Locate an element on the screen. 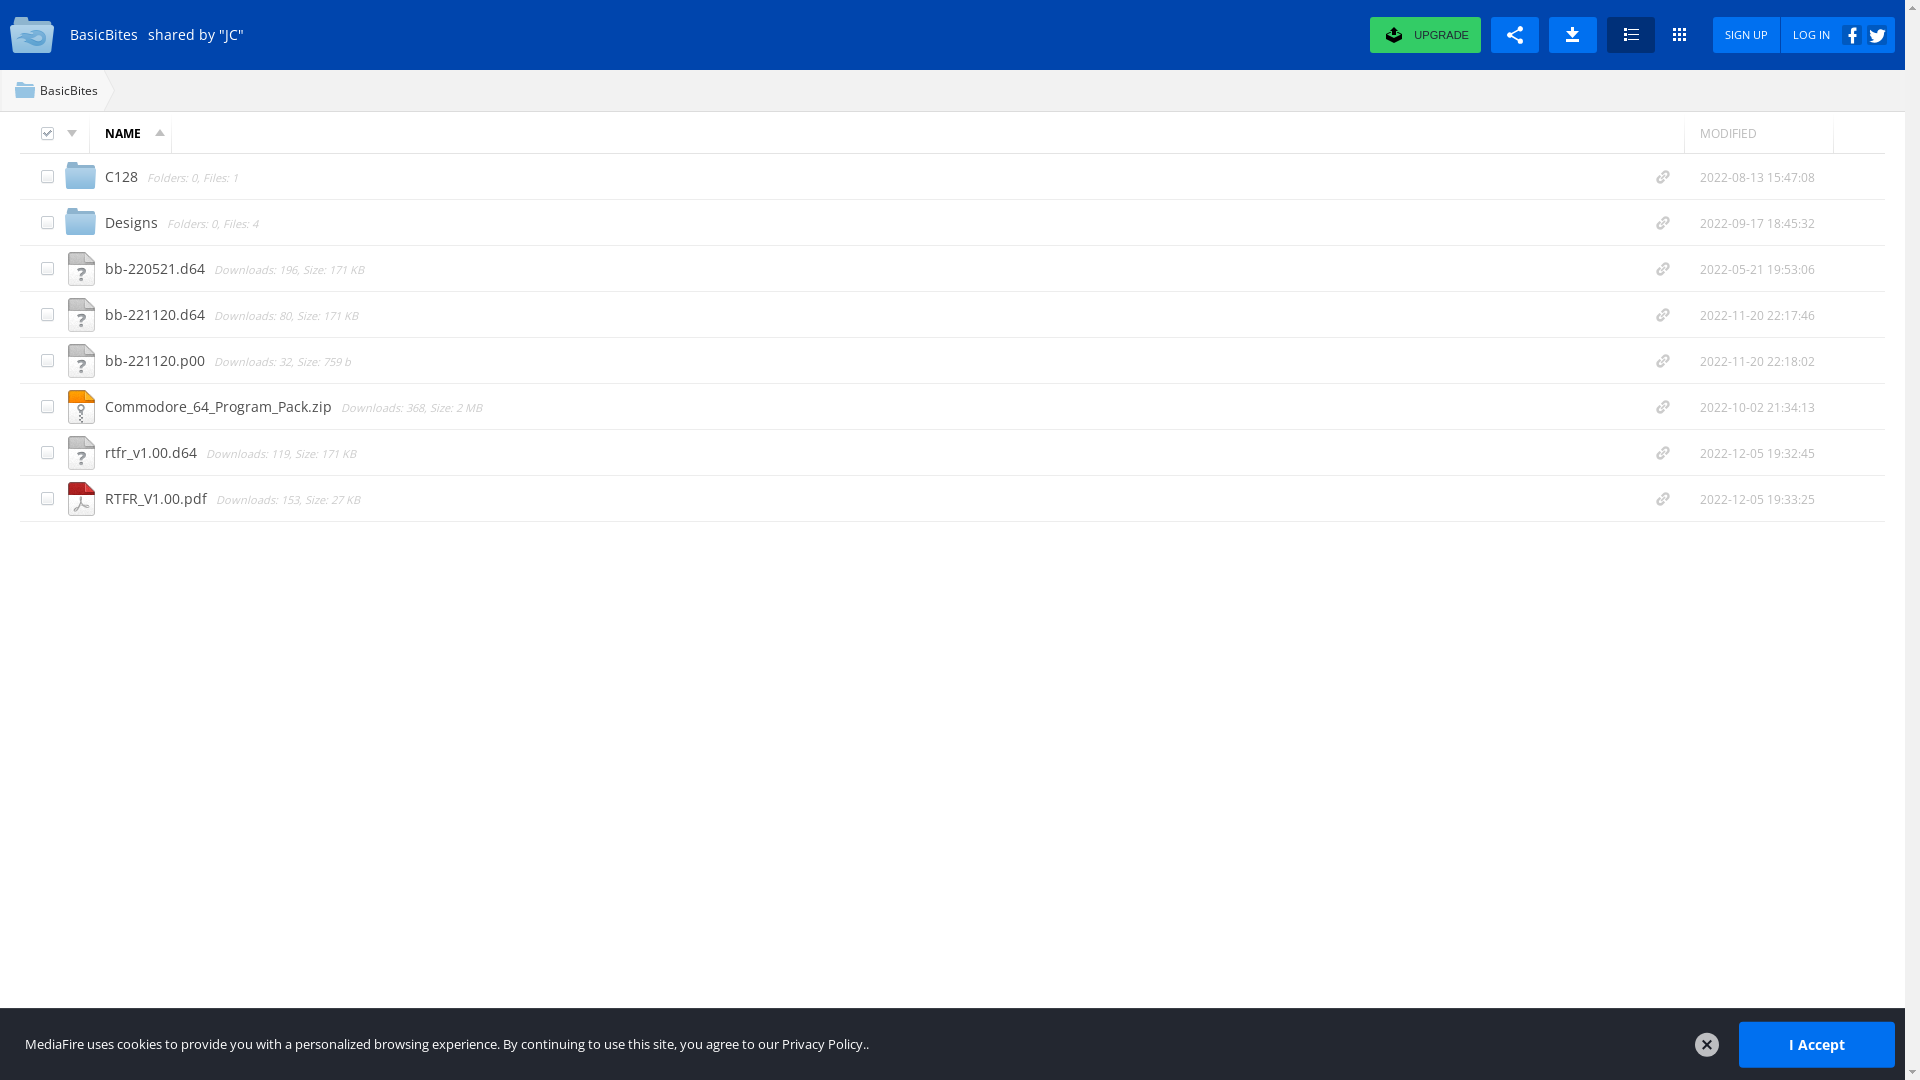  'I Accept' is located at coordinates (1737, 1043).